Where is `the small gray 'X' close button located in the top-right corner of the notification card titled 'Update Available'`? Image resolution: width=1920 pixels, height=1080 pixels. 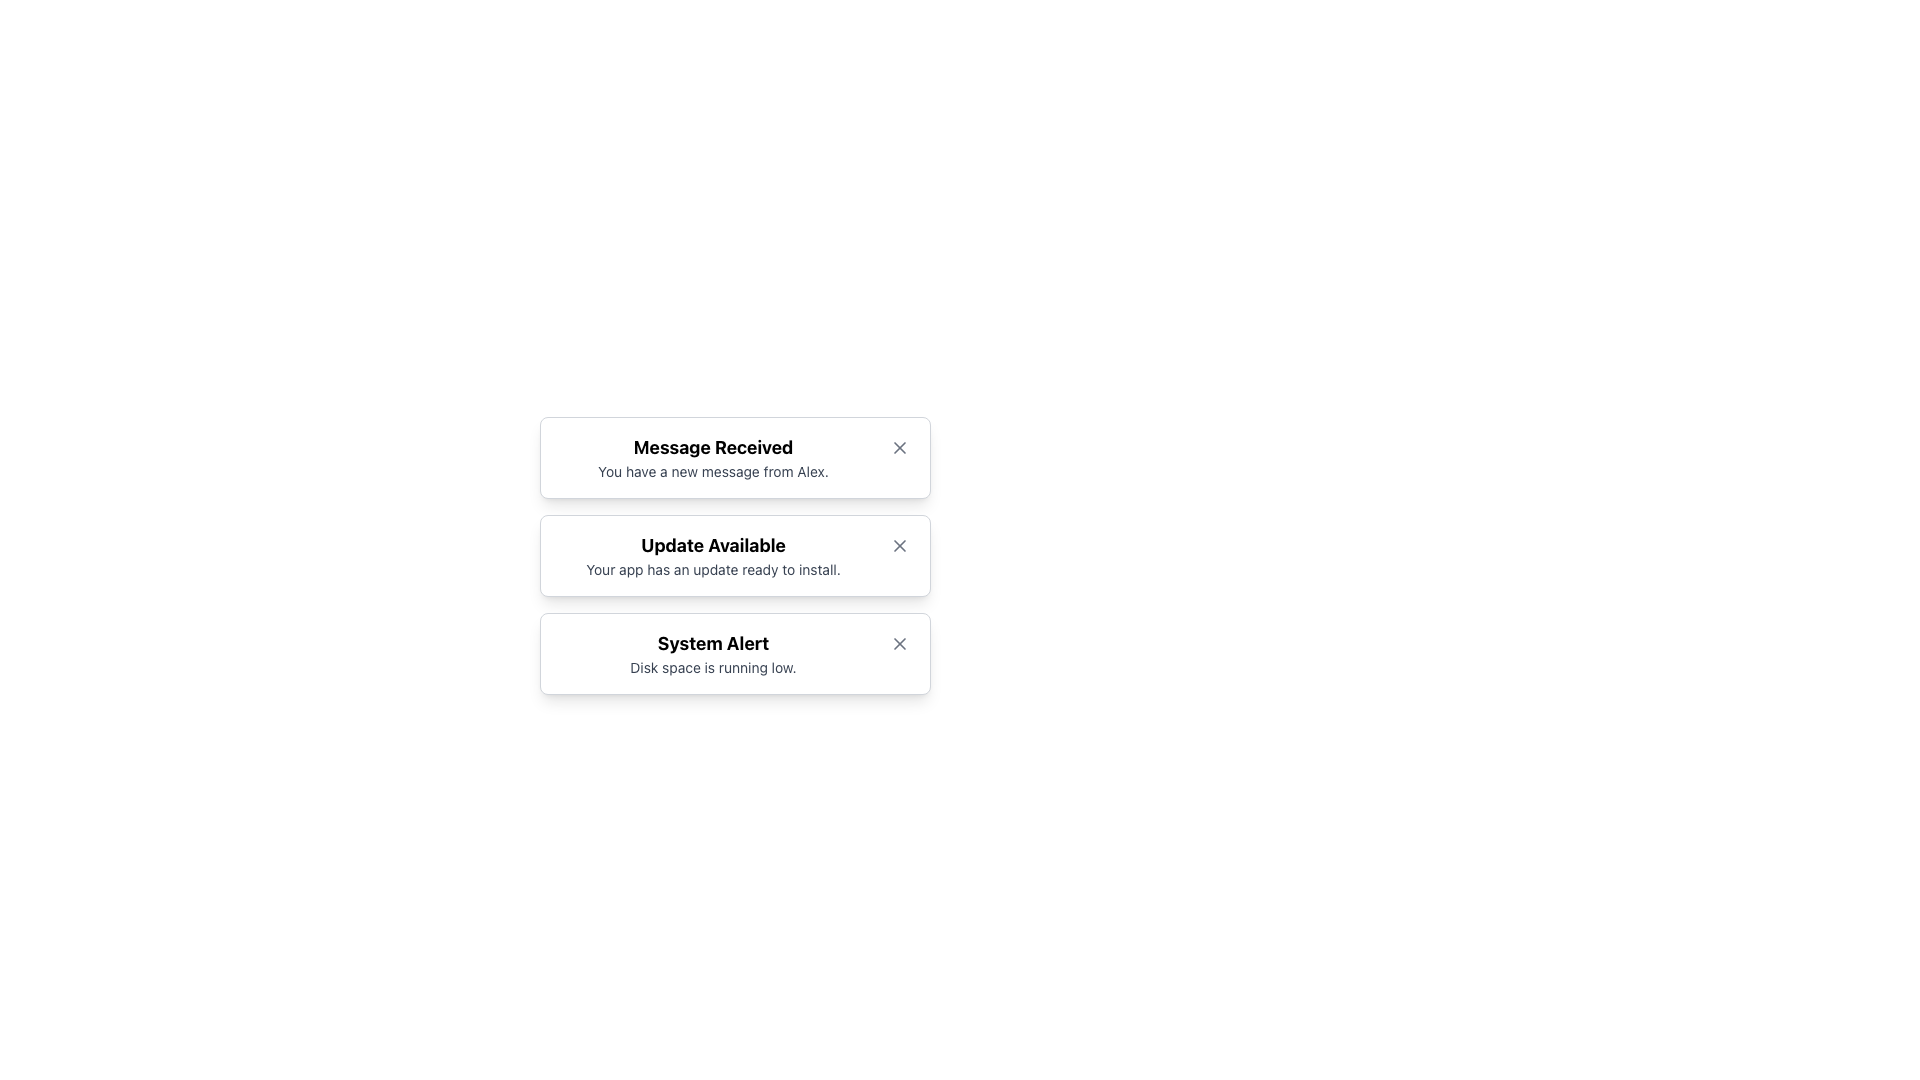
the small gray 'X' close button located in the top-right corner of the notification card titled 'Update Available' is located at coordinates (899, 546).